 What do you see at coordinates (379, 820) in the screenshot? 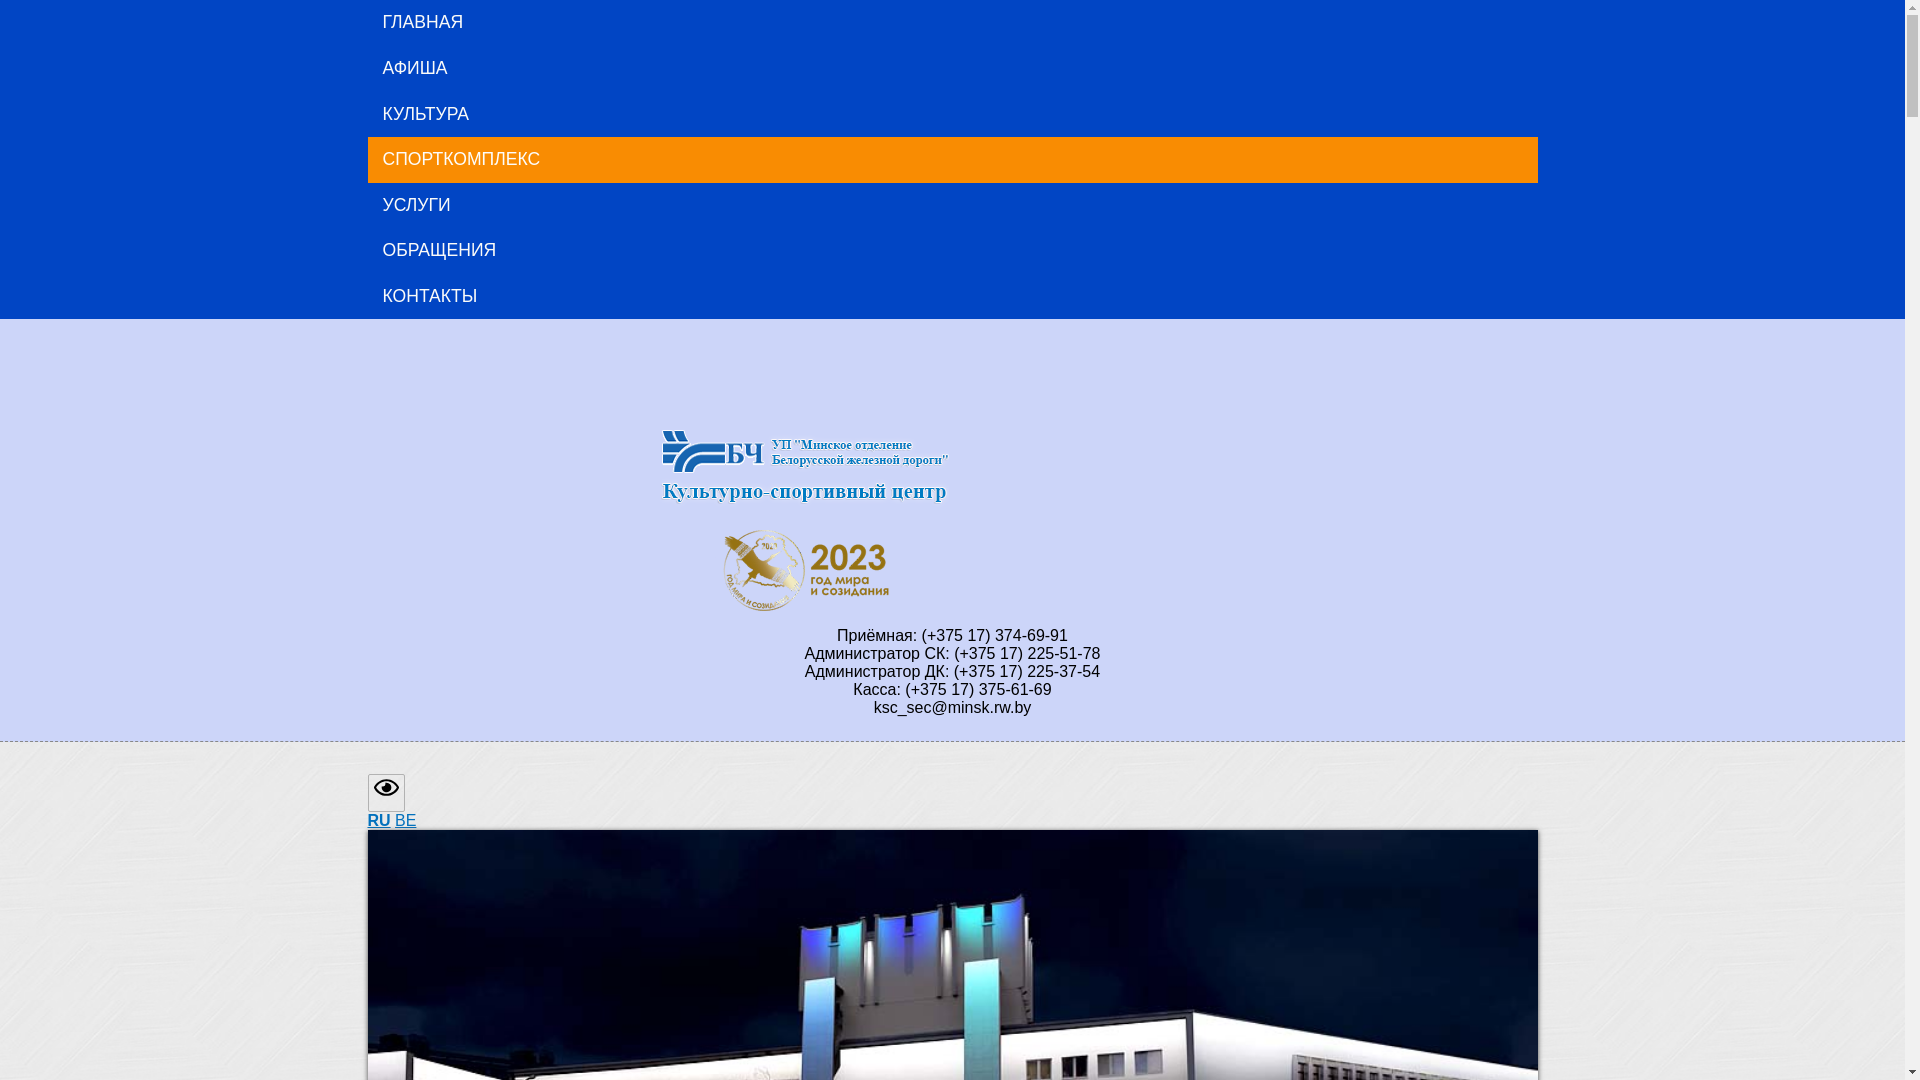
I see `'RU'` at bounding box center [379, 820].